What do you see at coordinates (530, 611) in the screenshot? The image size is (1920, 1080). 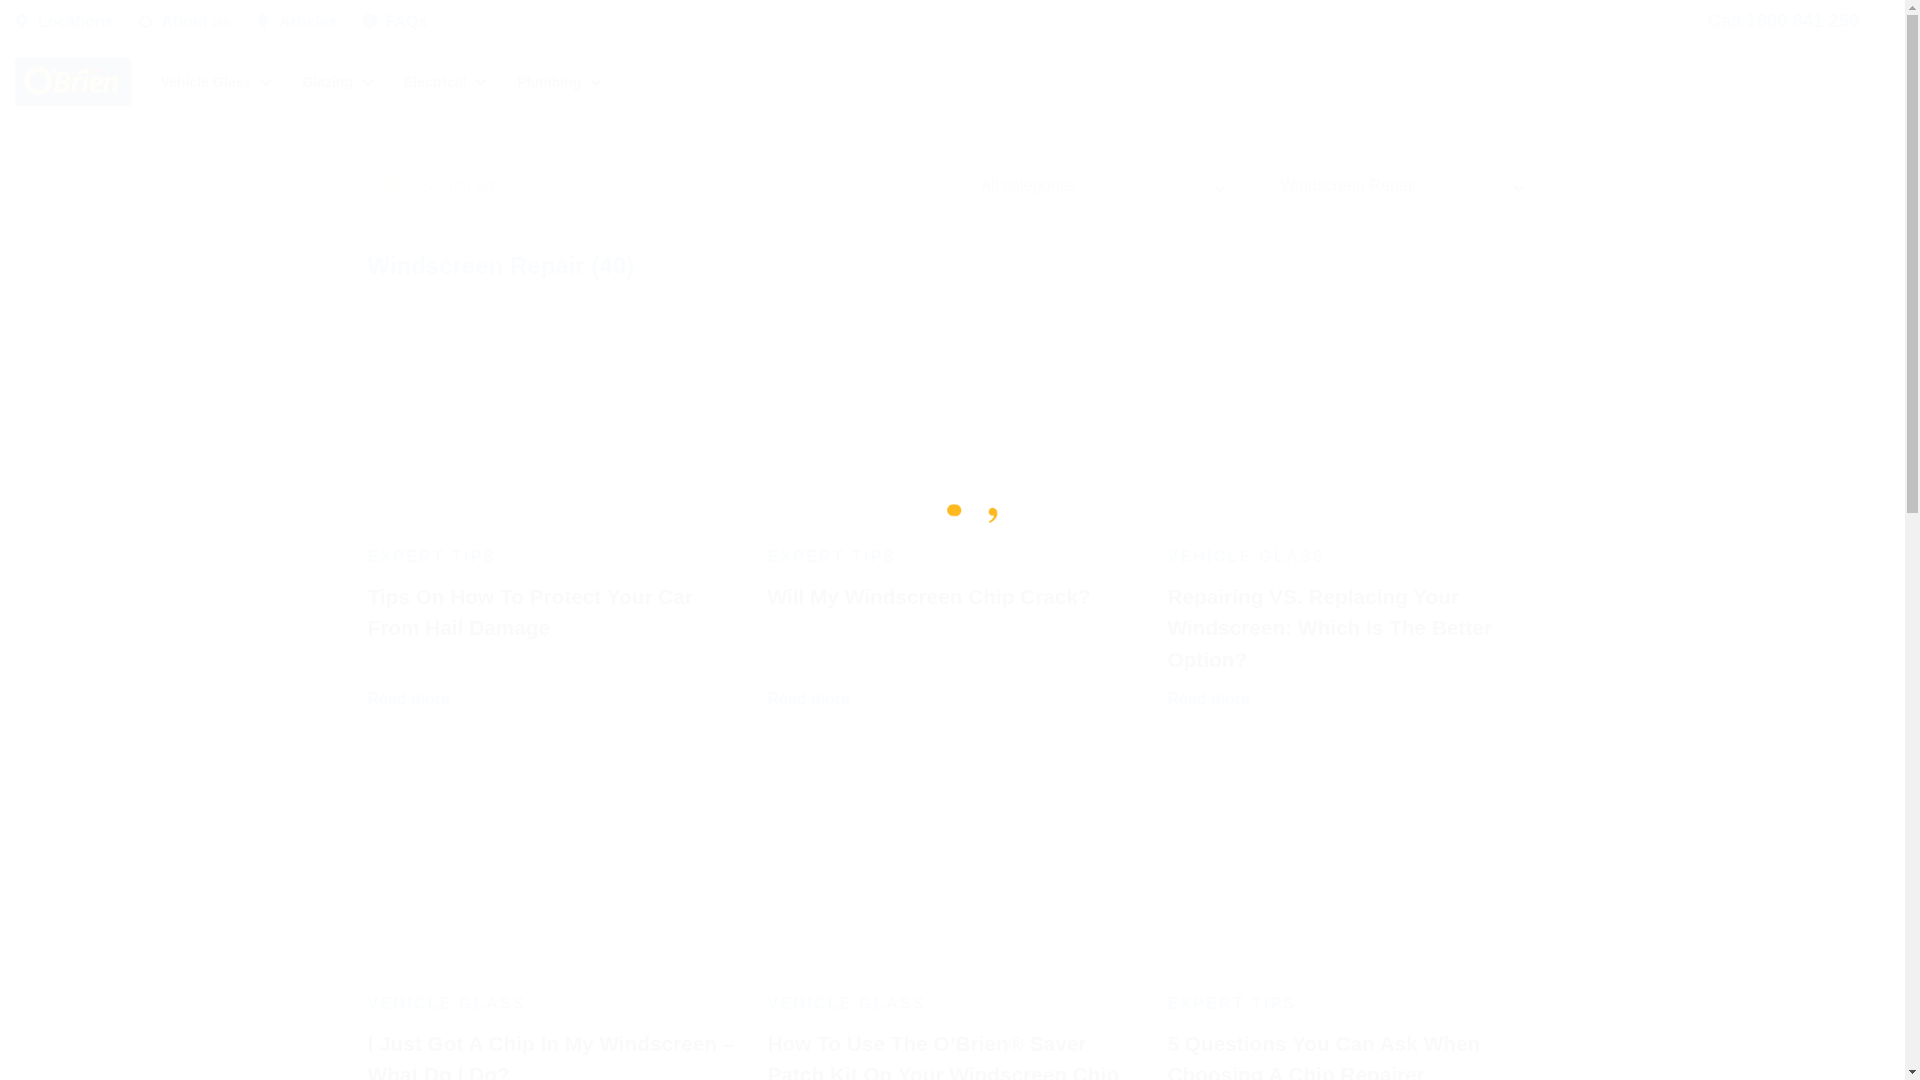 I see `'Tips On How To Protect Your Car From Hail Damage'` at bounding box center [530, 611].